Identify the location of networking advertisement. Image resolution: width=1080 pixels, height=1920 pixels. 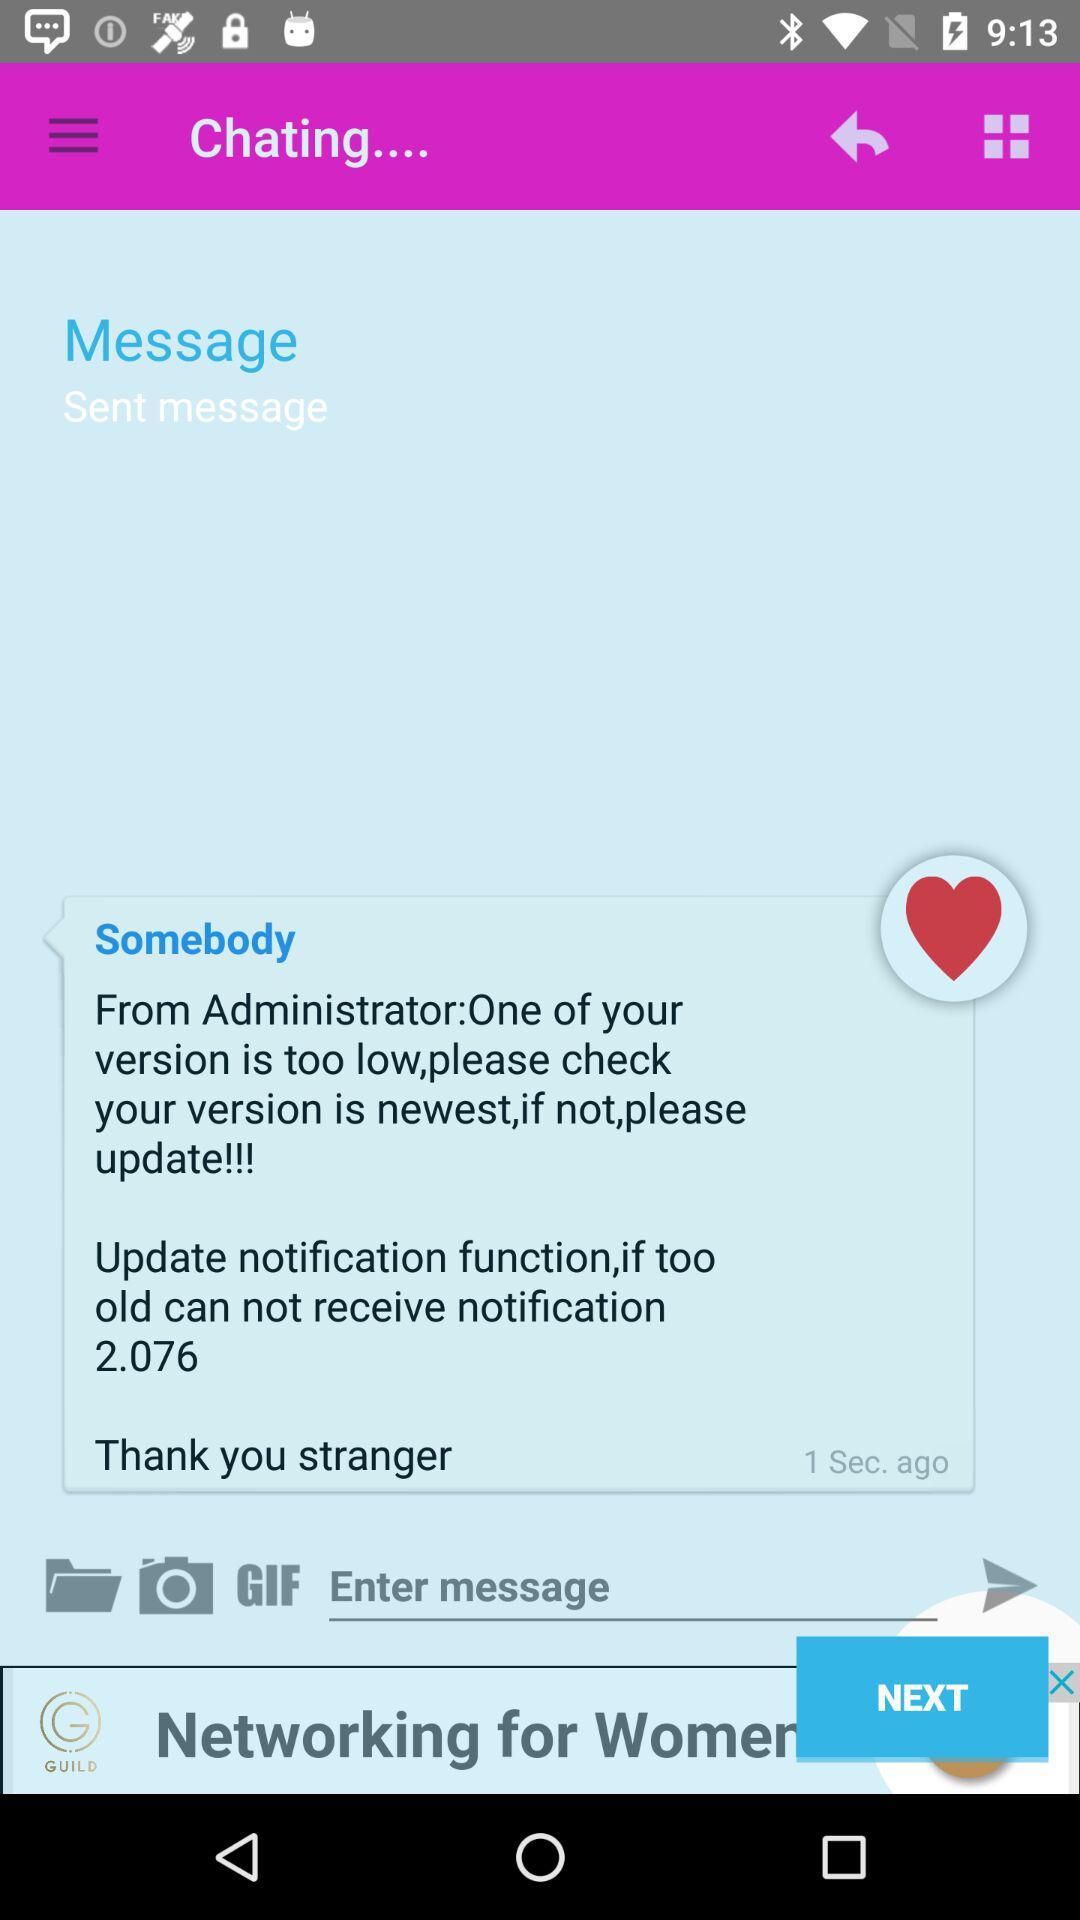
(540, 1727).